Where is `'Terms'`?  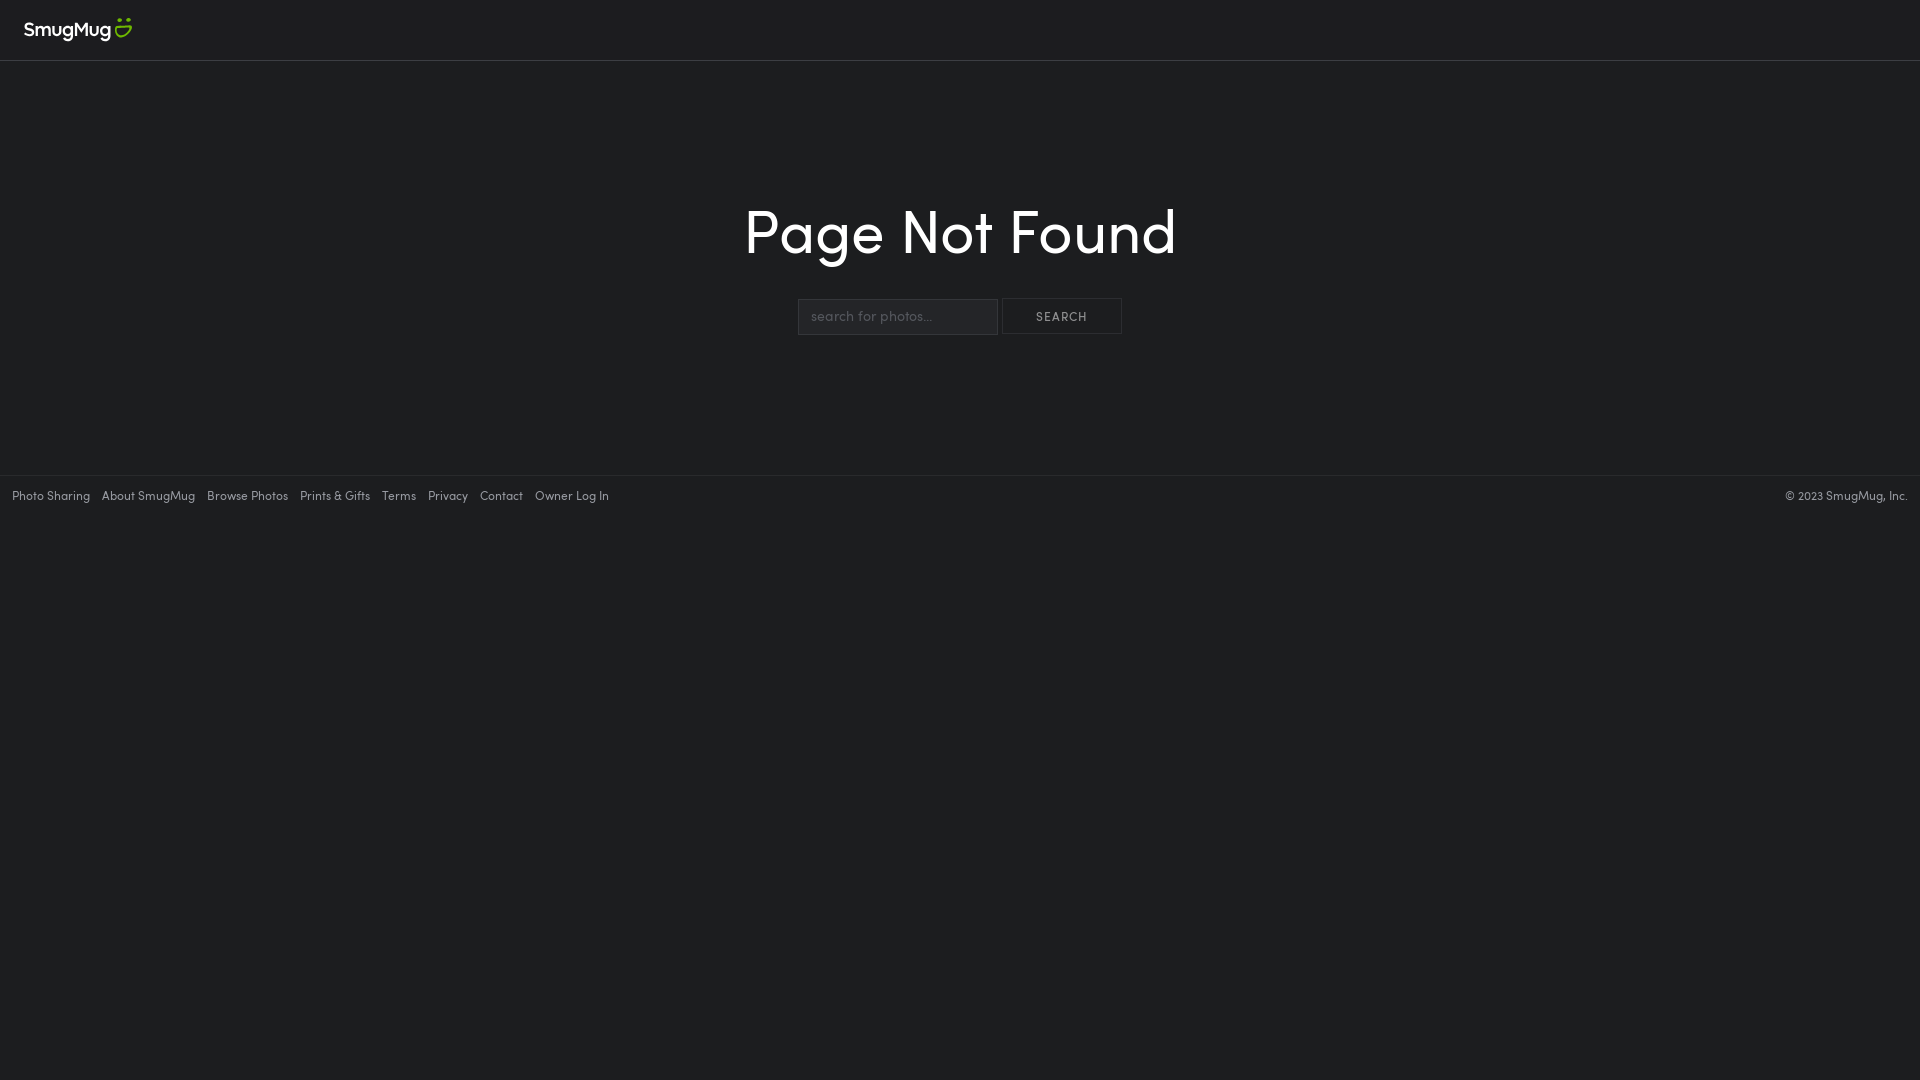 'Terms' is located at coordinates (398, 494).